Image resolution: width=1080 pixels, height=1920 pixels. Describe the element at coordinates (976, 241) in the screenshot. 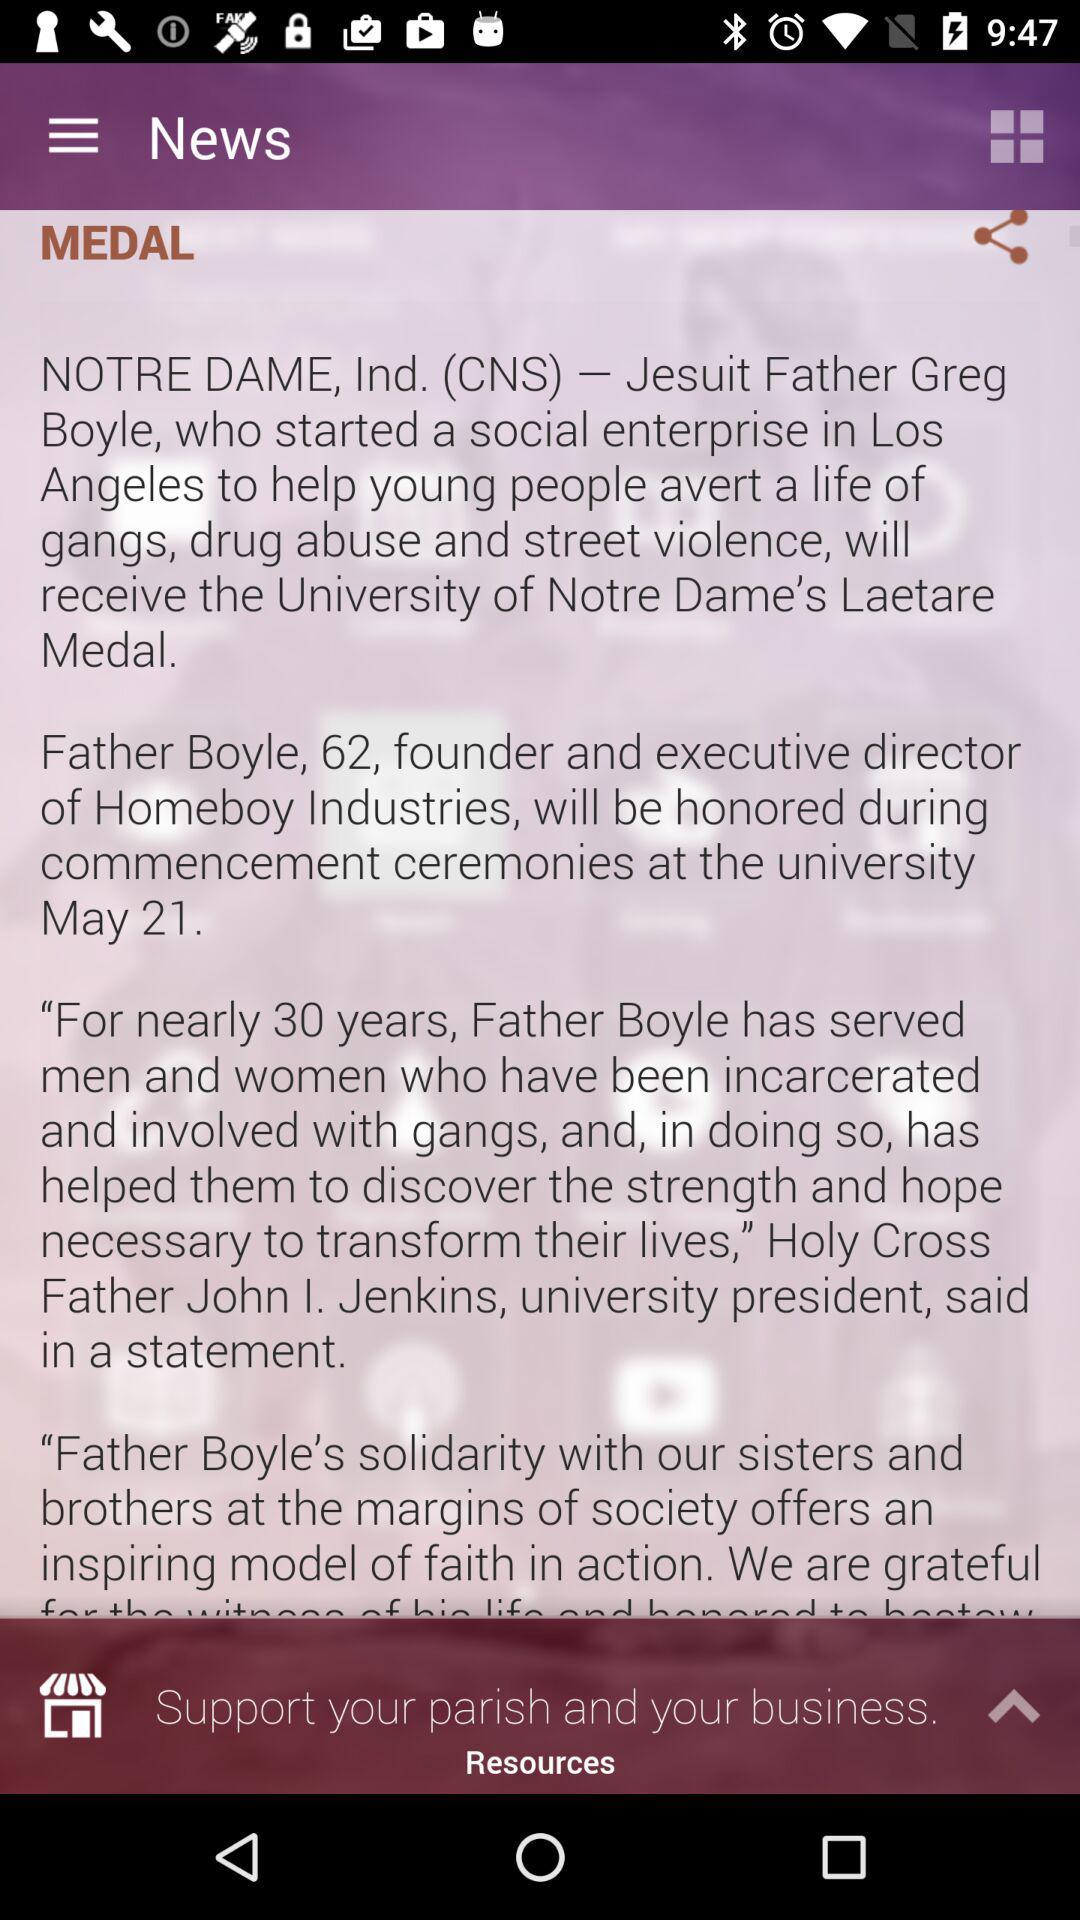

I see `sharing menu` at that location.